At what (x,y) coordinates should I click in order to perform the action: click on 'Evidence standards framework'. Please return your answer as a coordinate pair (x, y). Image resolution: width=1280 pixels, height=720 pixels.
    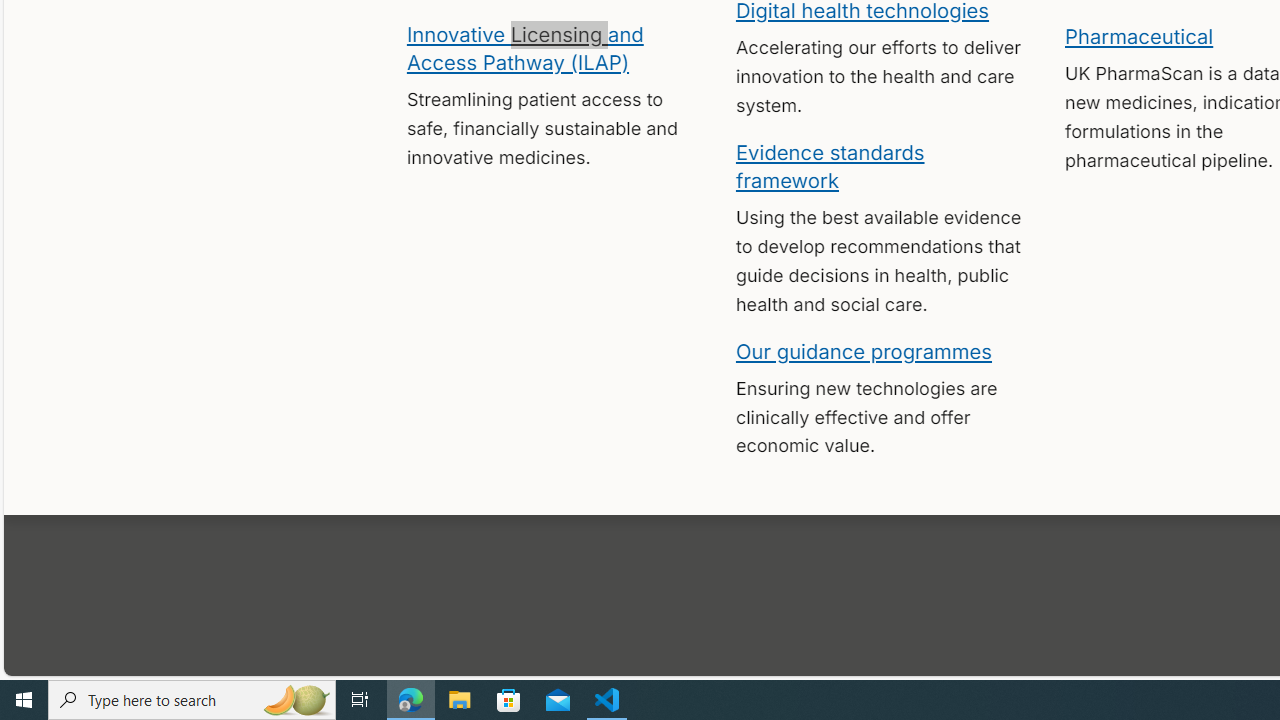
    Looking at the image, I should click on (830, 164).